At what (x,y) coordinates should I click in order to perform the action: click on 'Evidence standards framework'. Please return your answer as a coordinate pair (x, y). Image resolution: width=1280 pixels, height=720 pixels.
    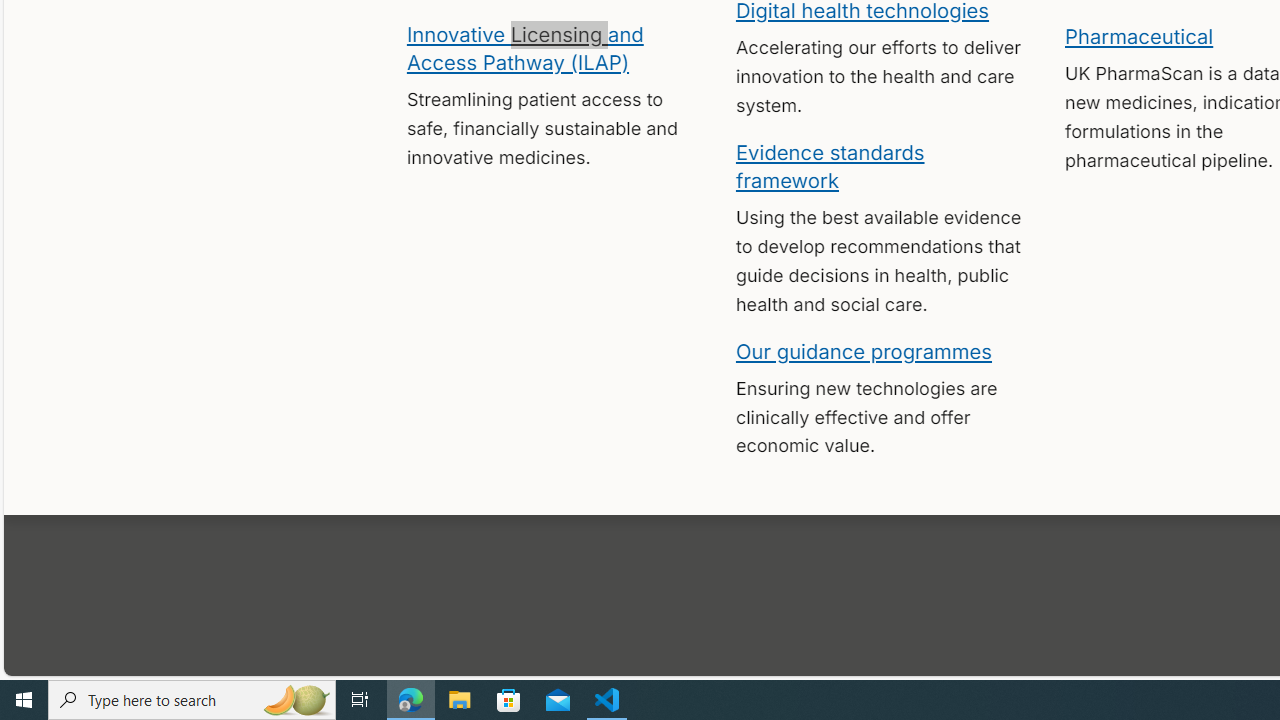
    Looking at the image, I should click on (830, 164).